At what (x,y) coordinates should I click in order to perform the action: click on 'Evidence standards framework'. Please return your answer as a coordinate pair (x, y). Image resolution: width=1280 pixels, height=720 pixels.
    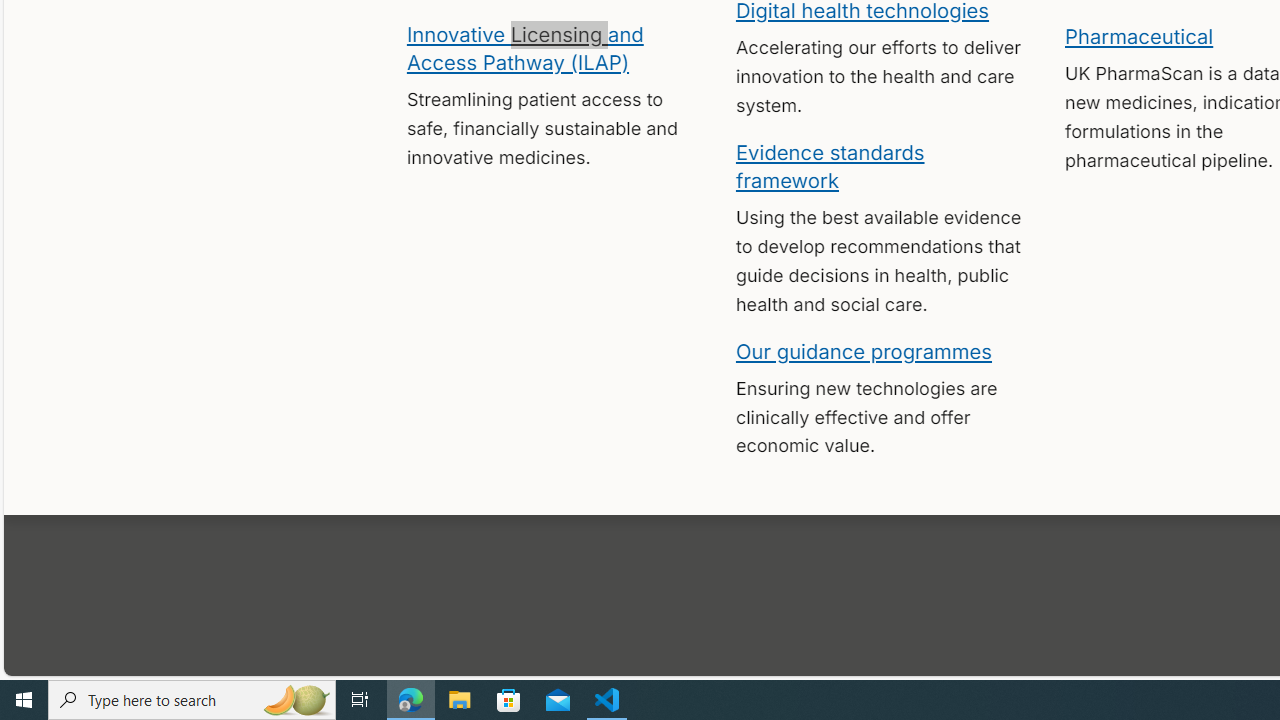
    Looking at the image, I should click on (830, 164).